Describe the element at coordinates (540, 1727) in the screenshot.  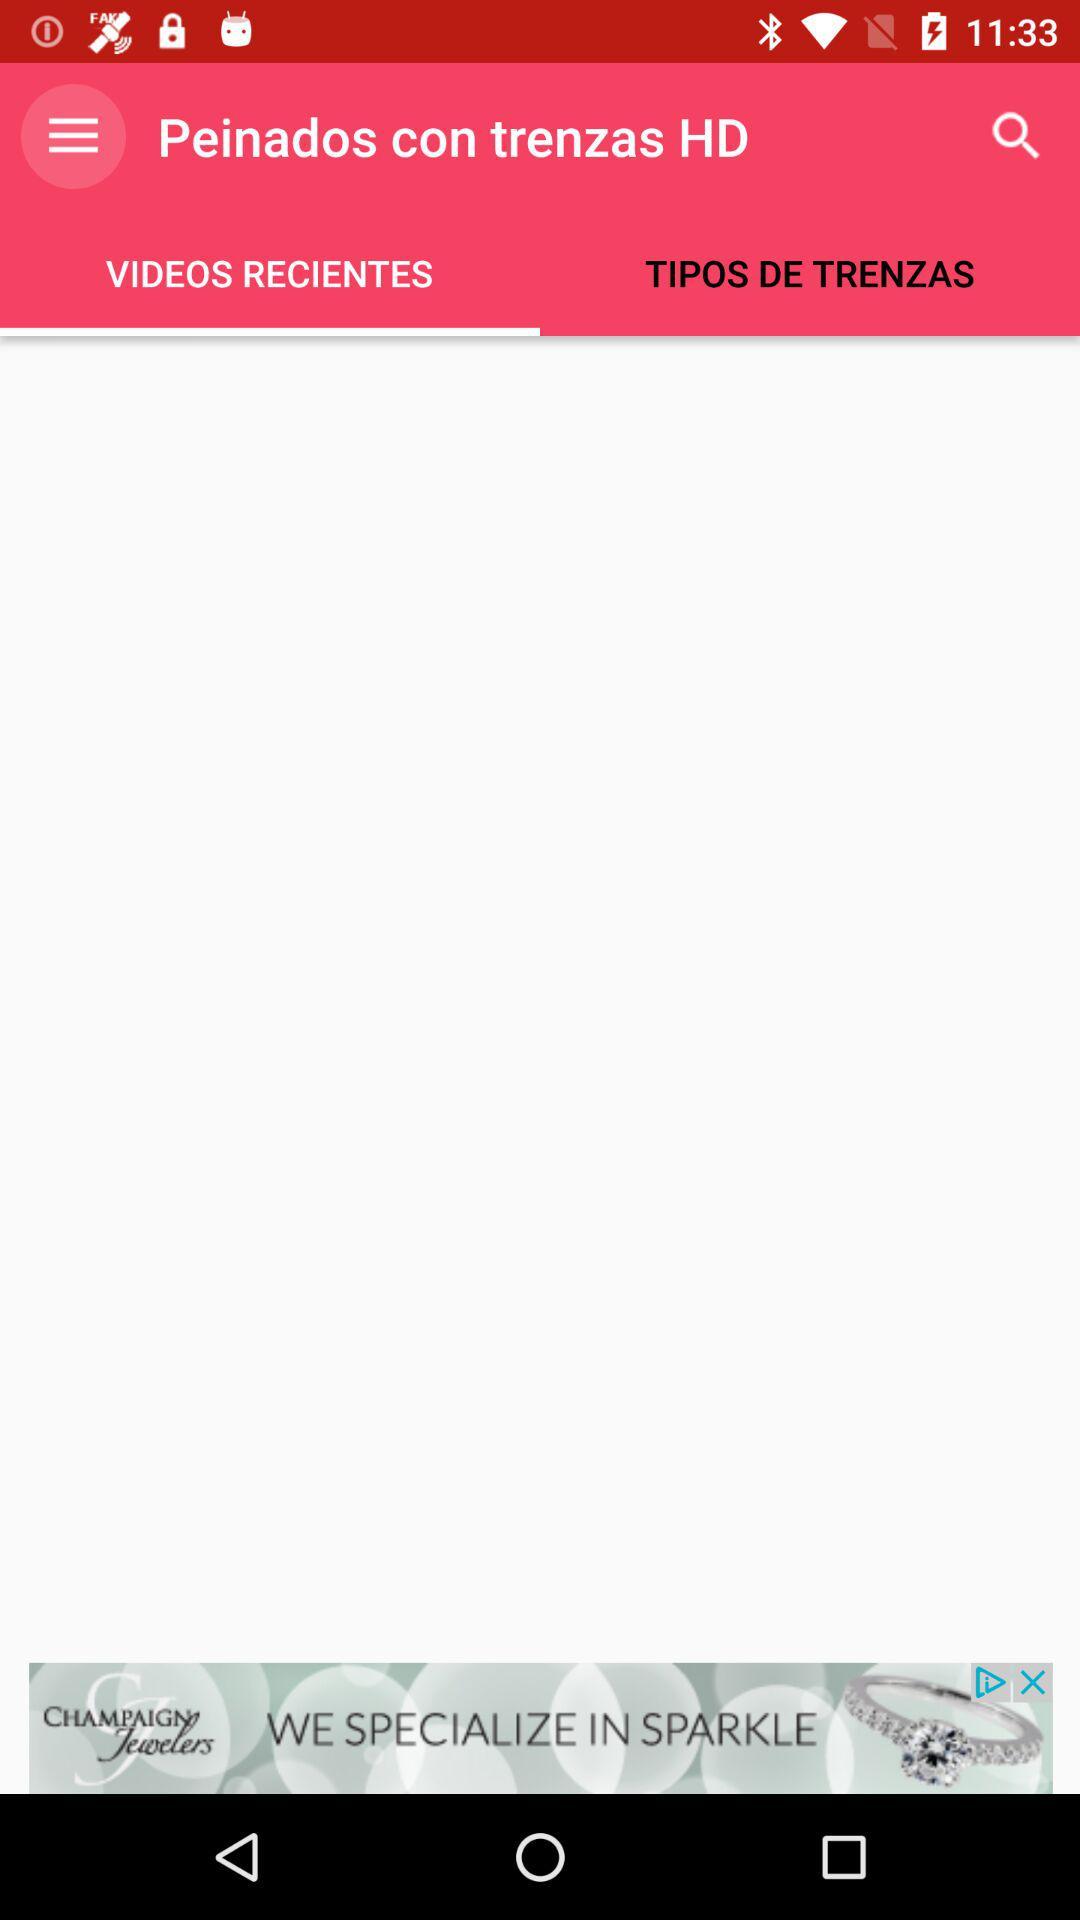
I see `advertisement link` at that location.